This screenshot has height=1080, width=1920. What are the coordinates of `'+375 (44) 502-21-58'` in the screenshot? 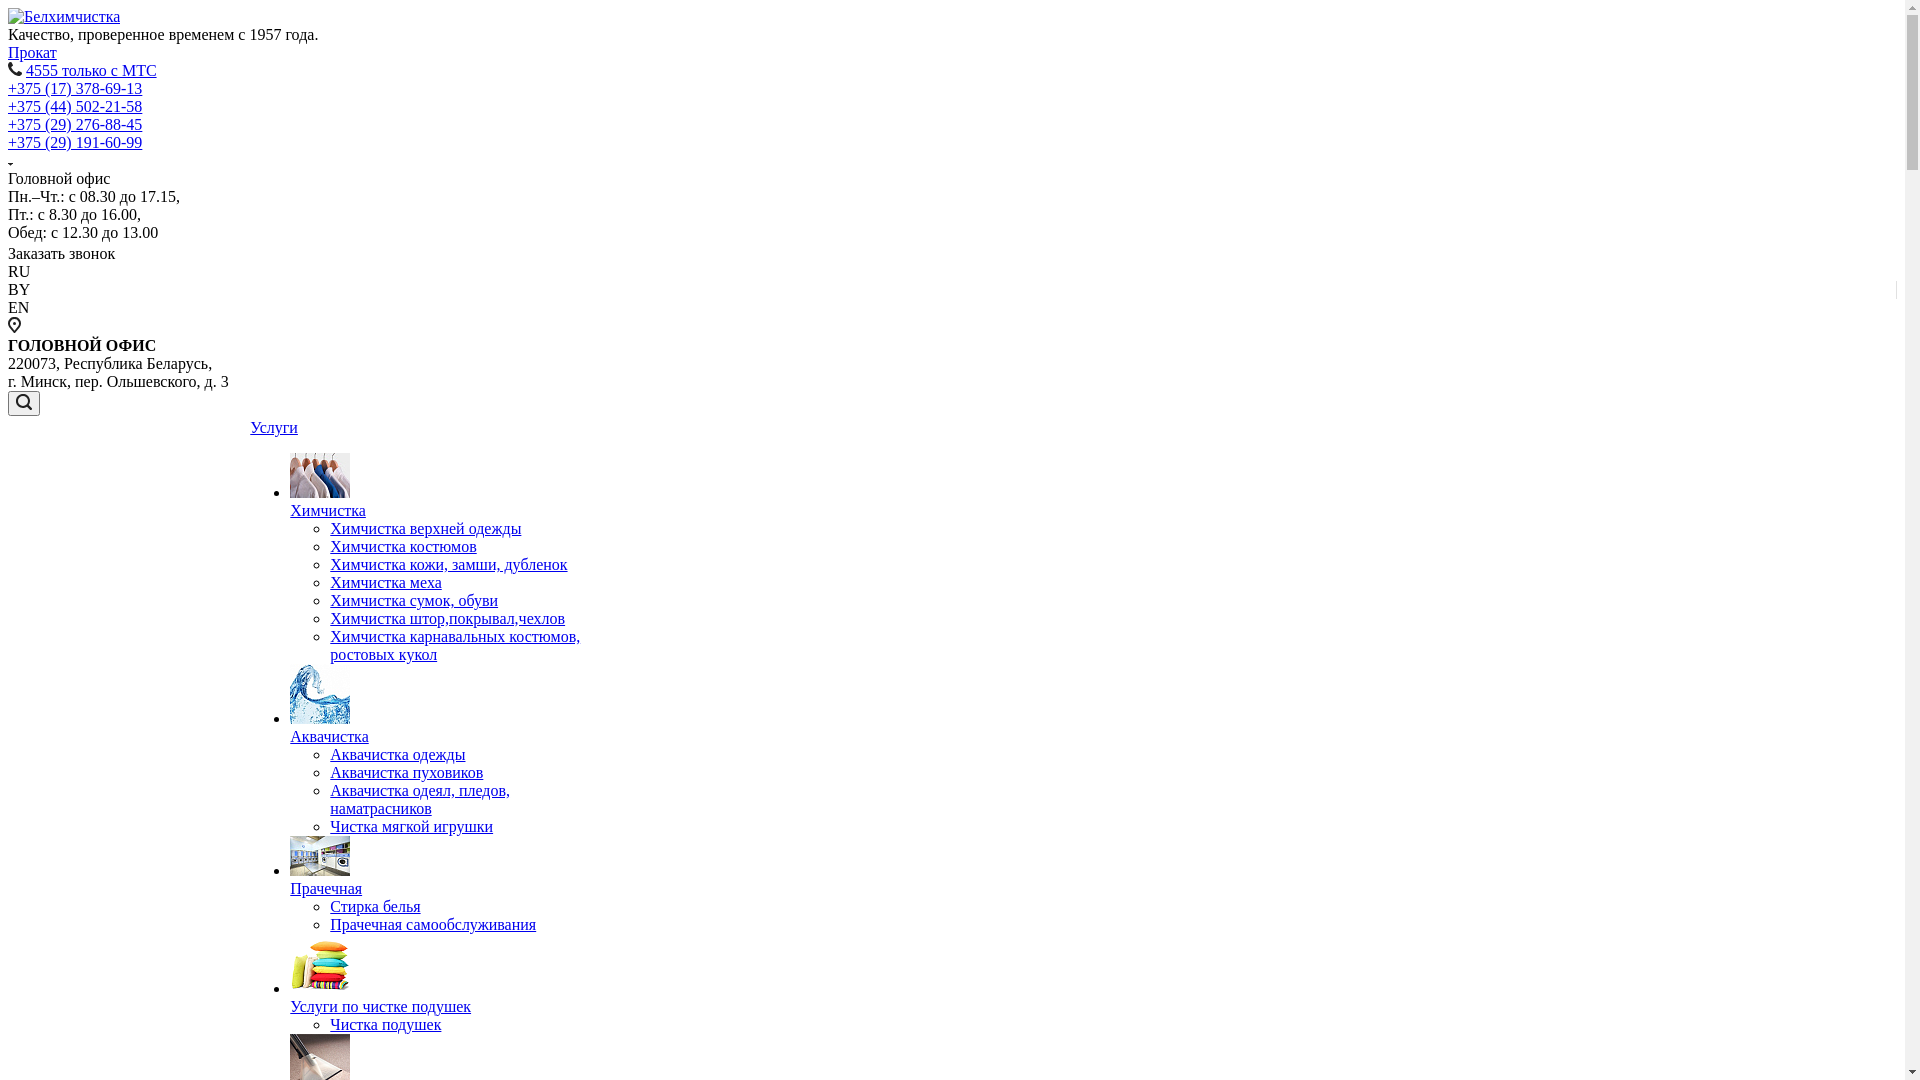 It's located at (75, 106).